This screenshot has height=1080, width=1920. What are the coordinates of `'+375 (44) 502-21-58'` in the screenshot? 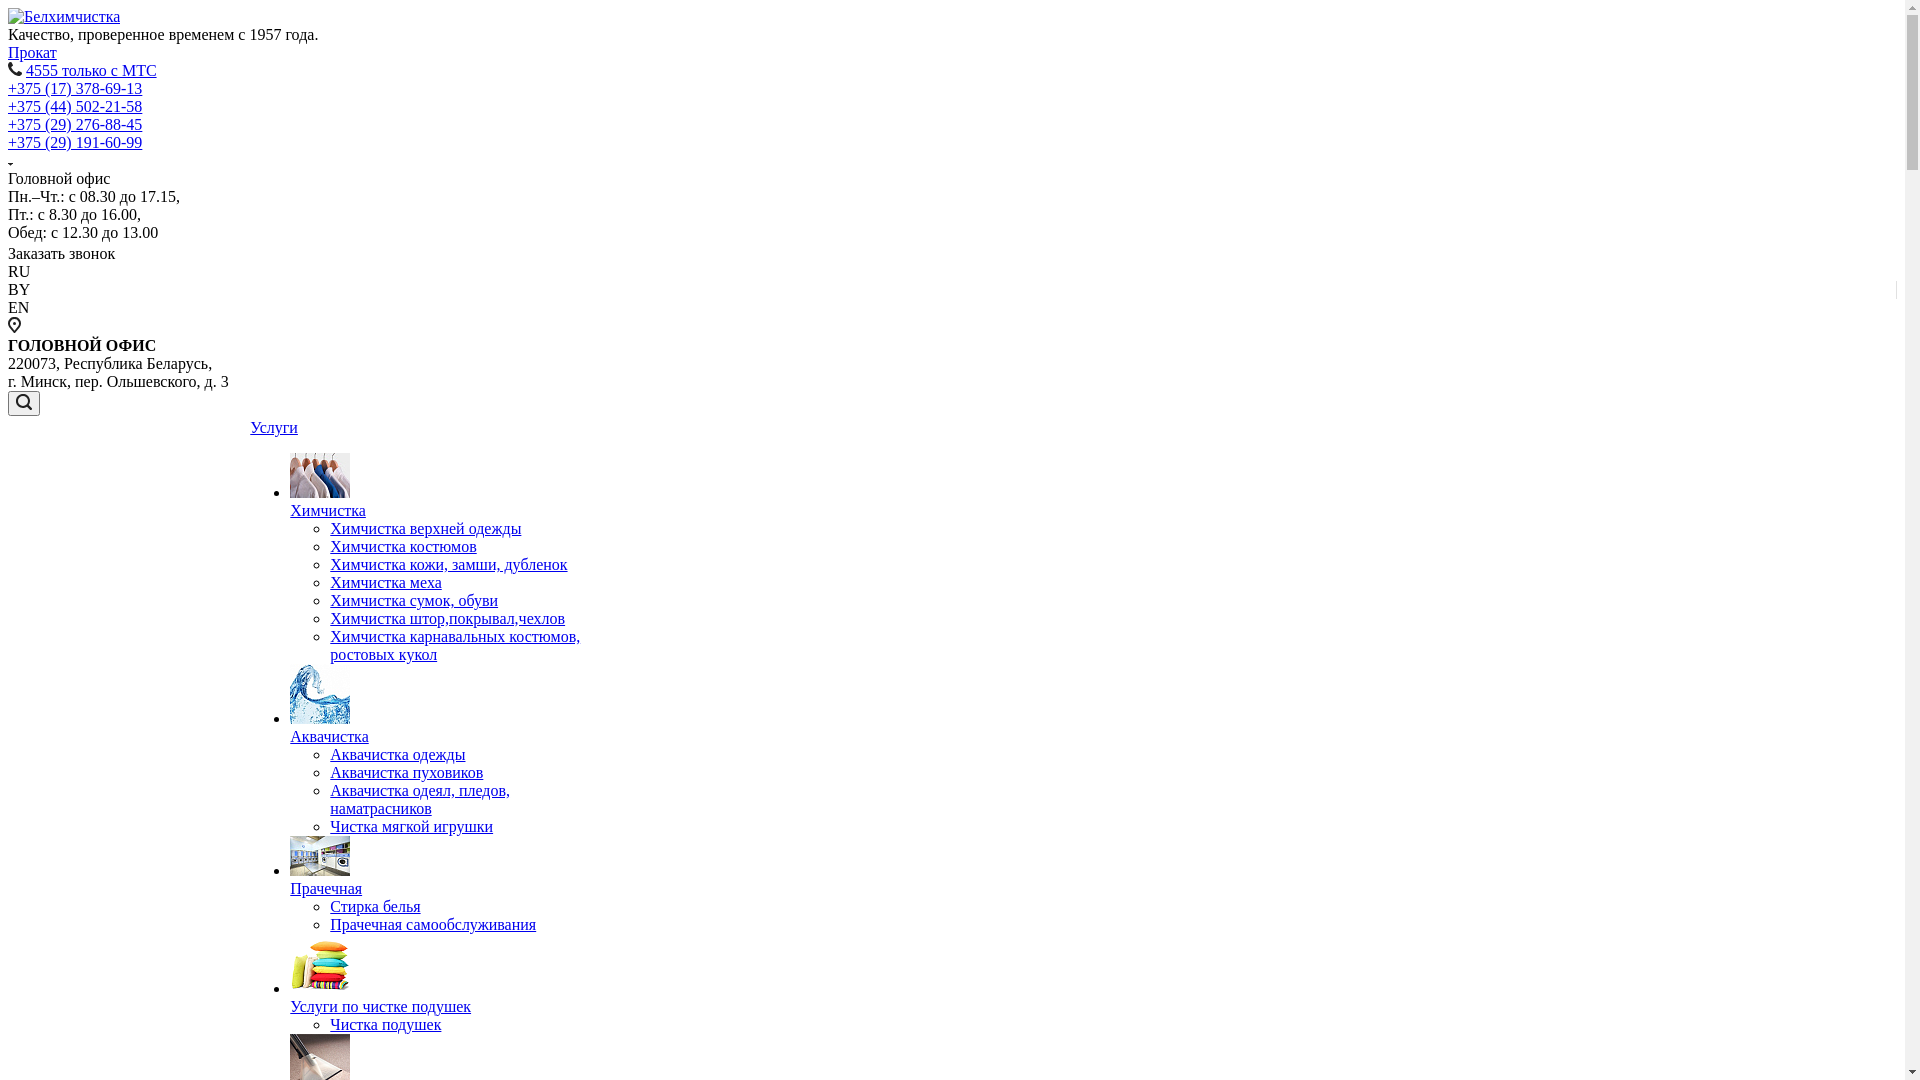 It's located at (75, 106).